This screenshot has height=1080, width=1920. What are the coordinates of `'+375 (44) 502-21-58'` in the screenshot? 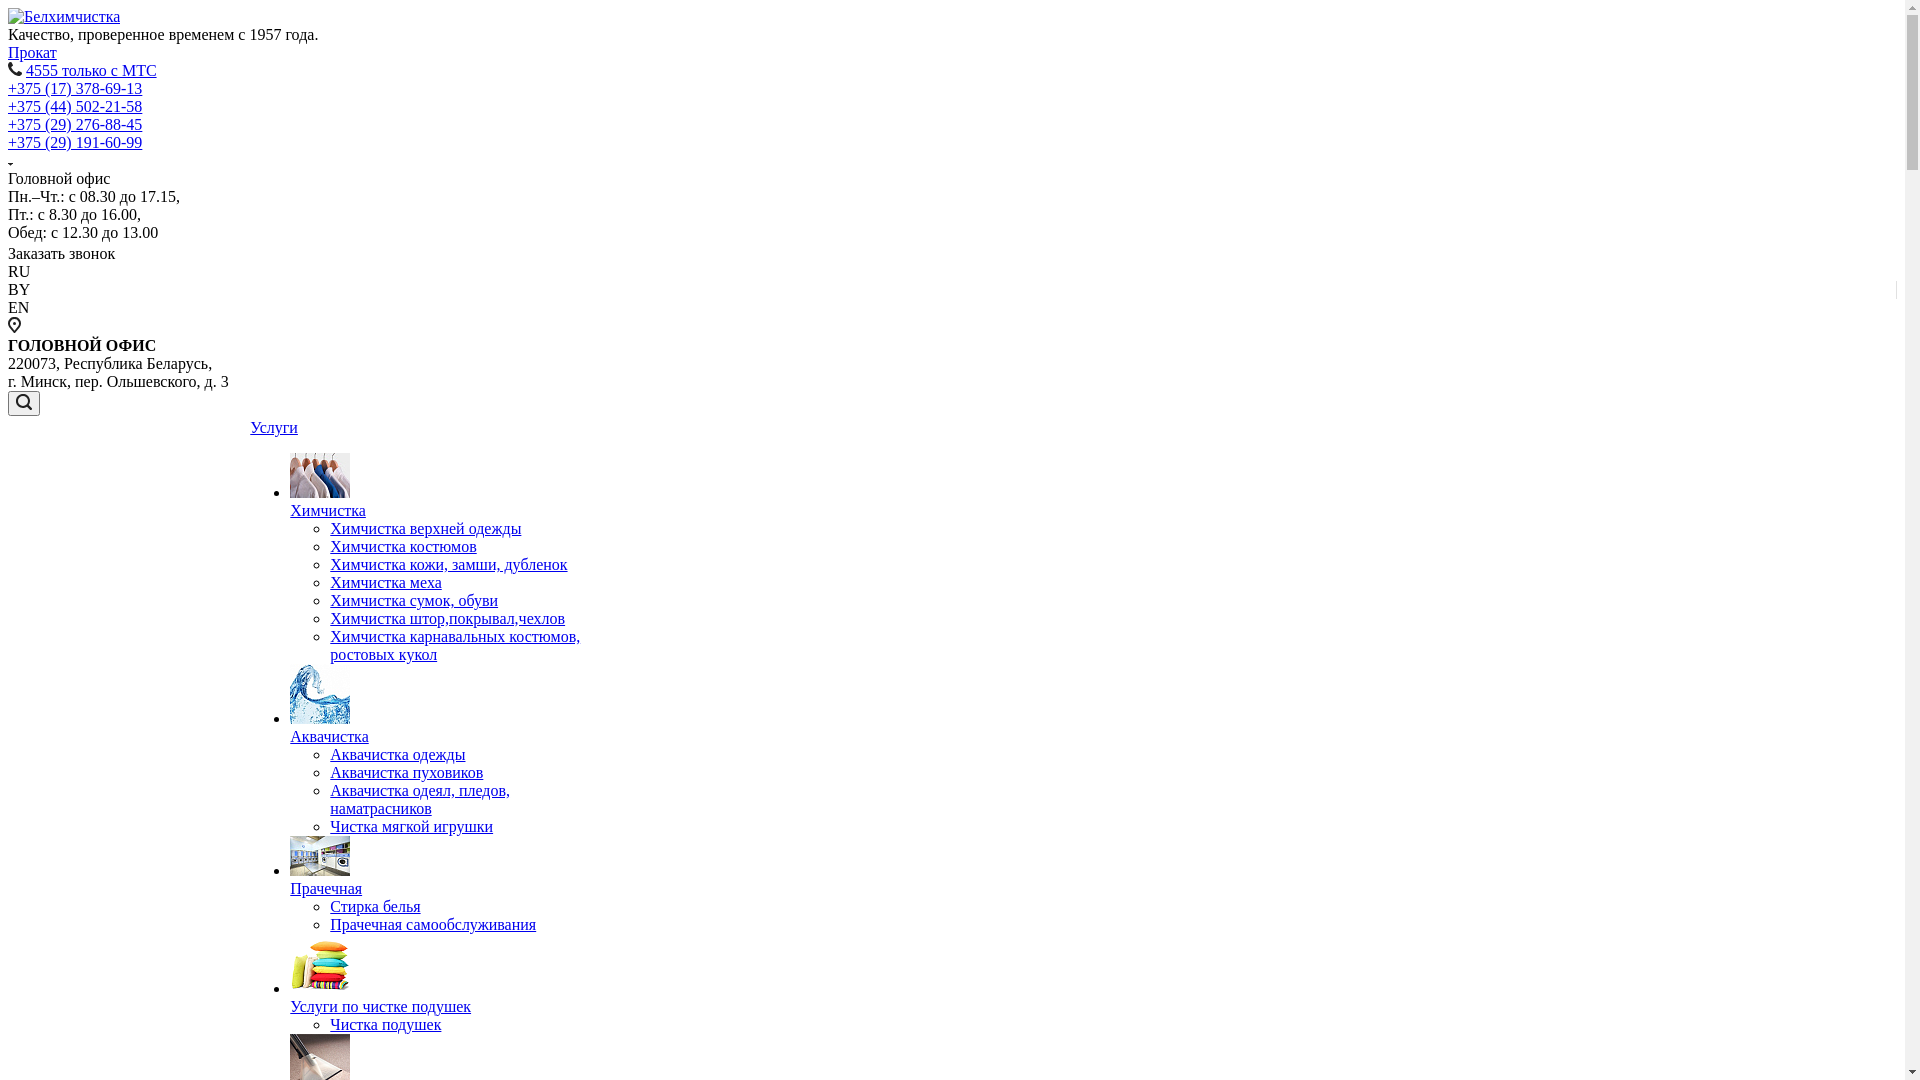 It's located at (75, 106).